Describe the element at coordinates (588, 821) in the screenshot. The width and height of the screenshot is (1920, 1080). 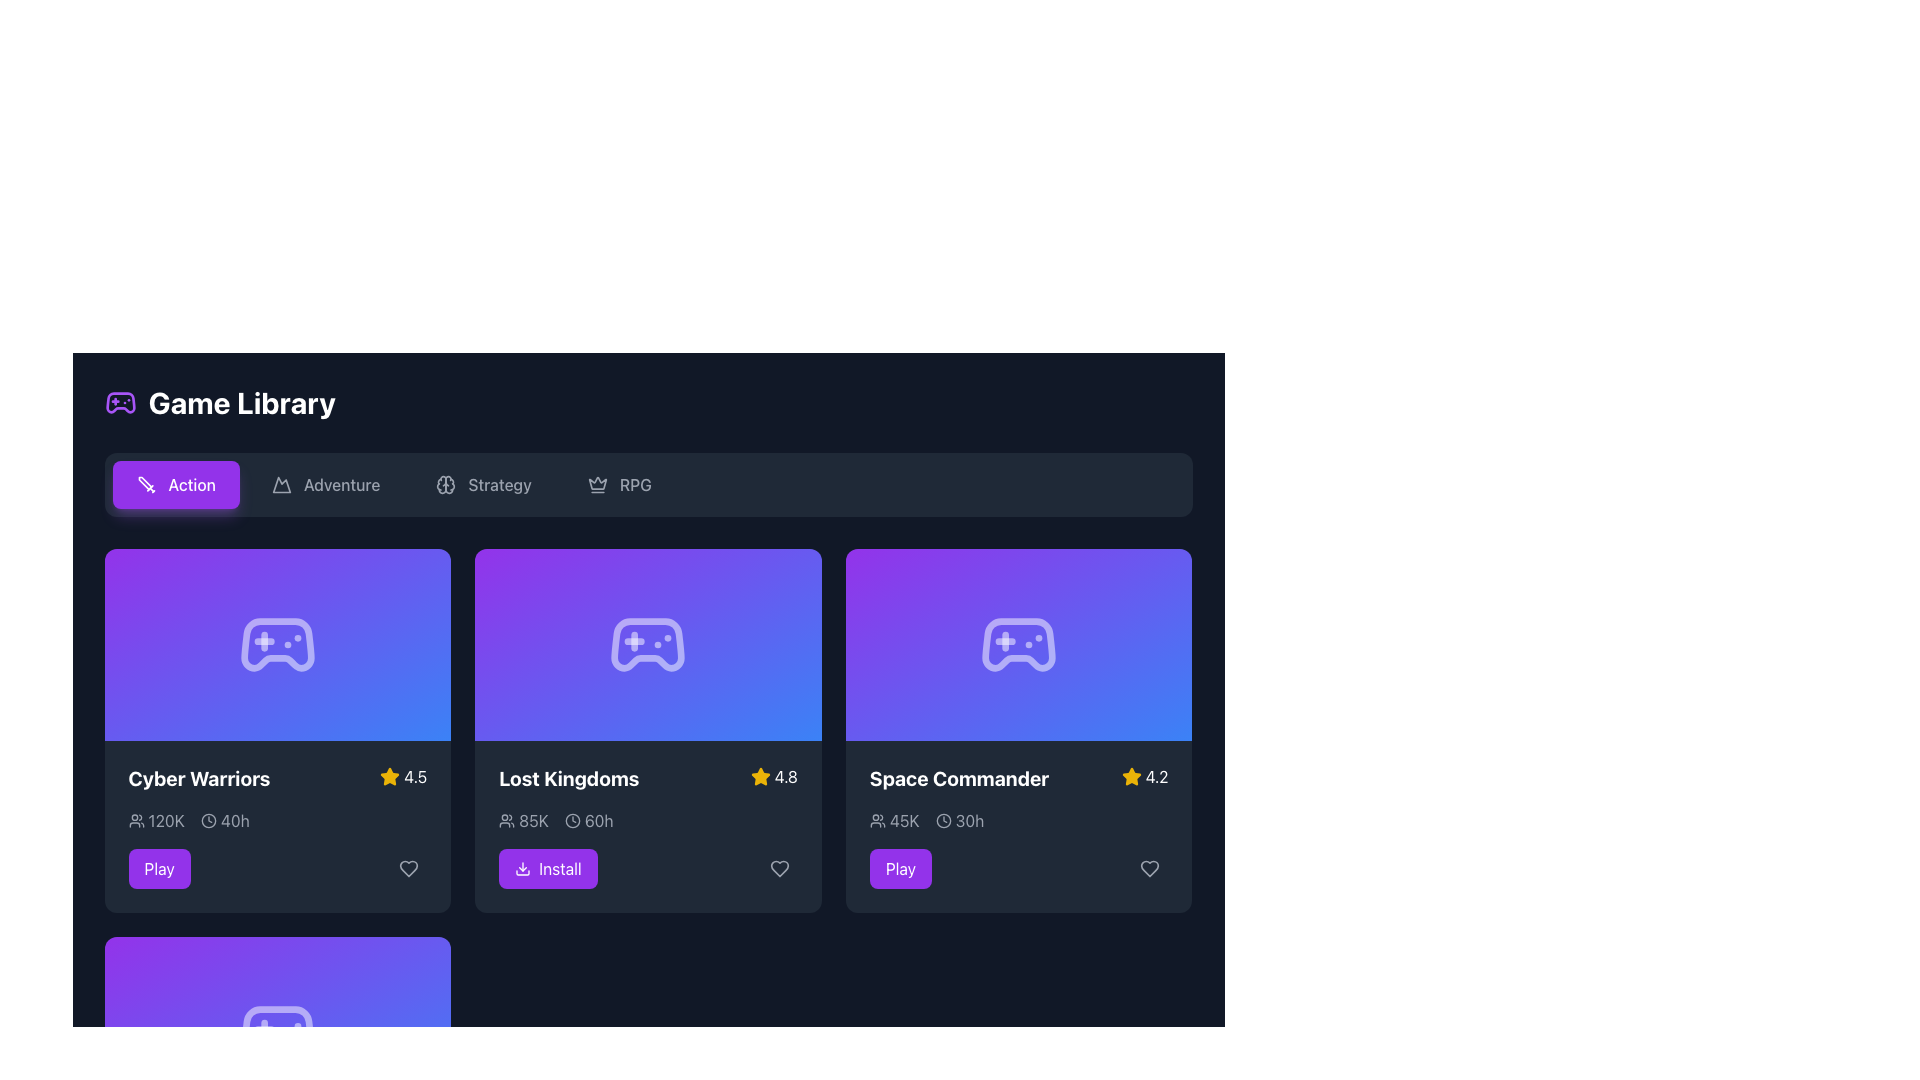
I see `the Text Label with Icon displaying '60h', which is styled in light gray and is part of the game 'Lost Kingdoms' metrics group` at that location.